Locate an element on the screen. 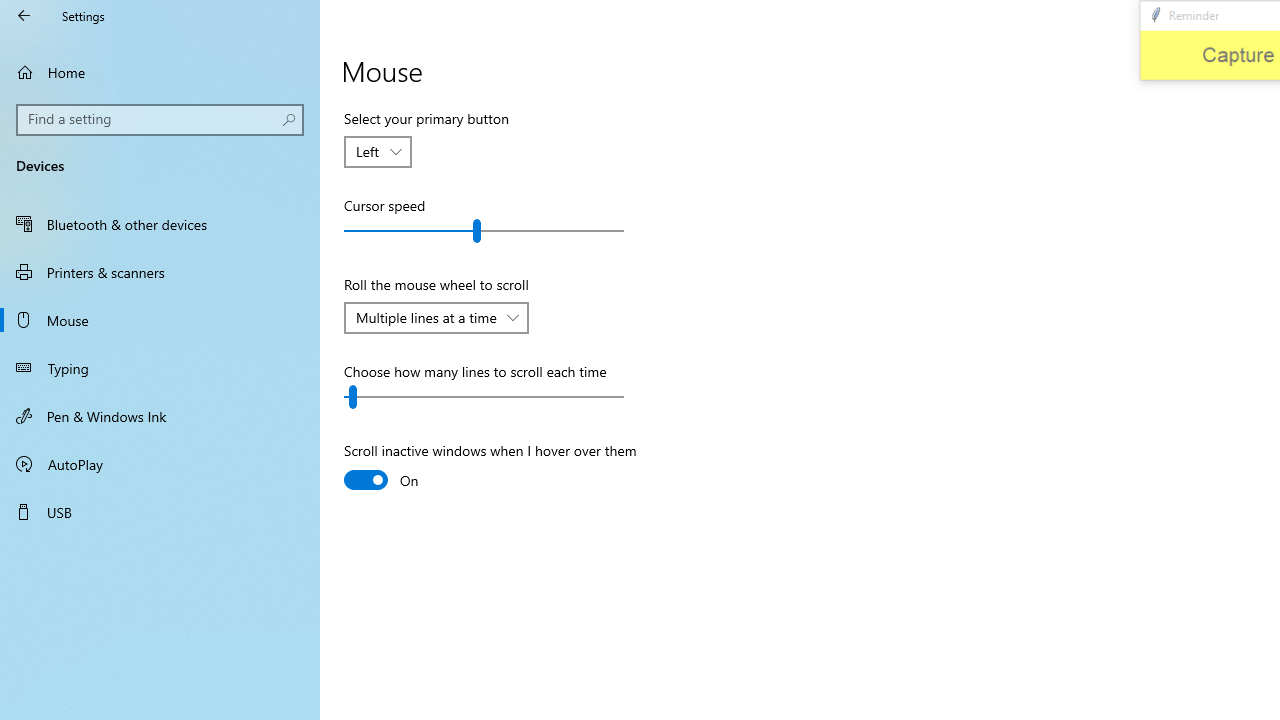 The height and width of the screenshot is (720, 1280). 'Typing' is located at coordinates (160, 367).